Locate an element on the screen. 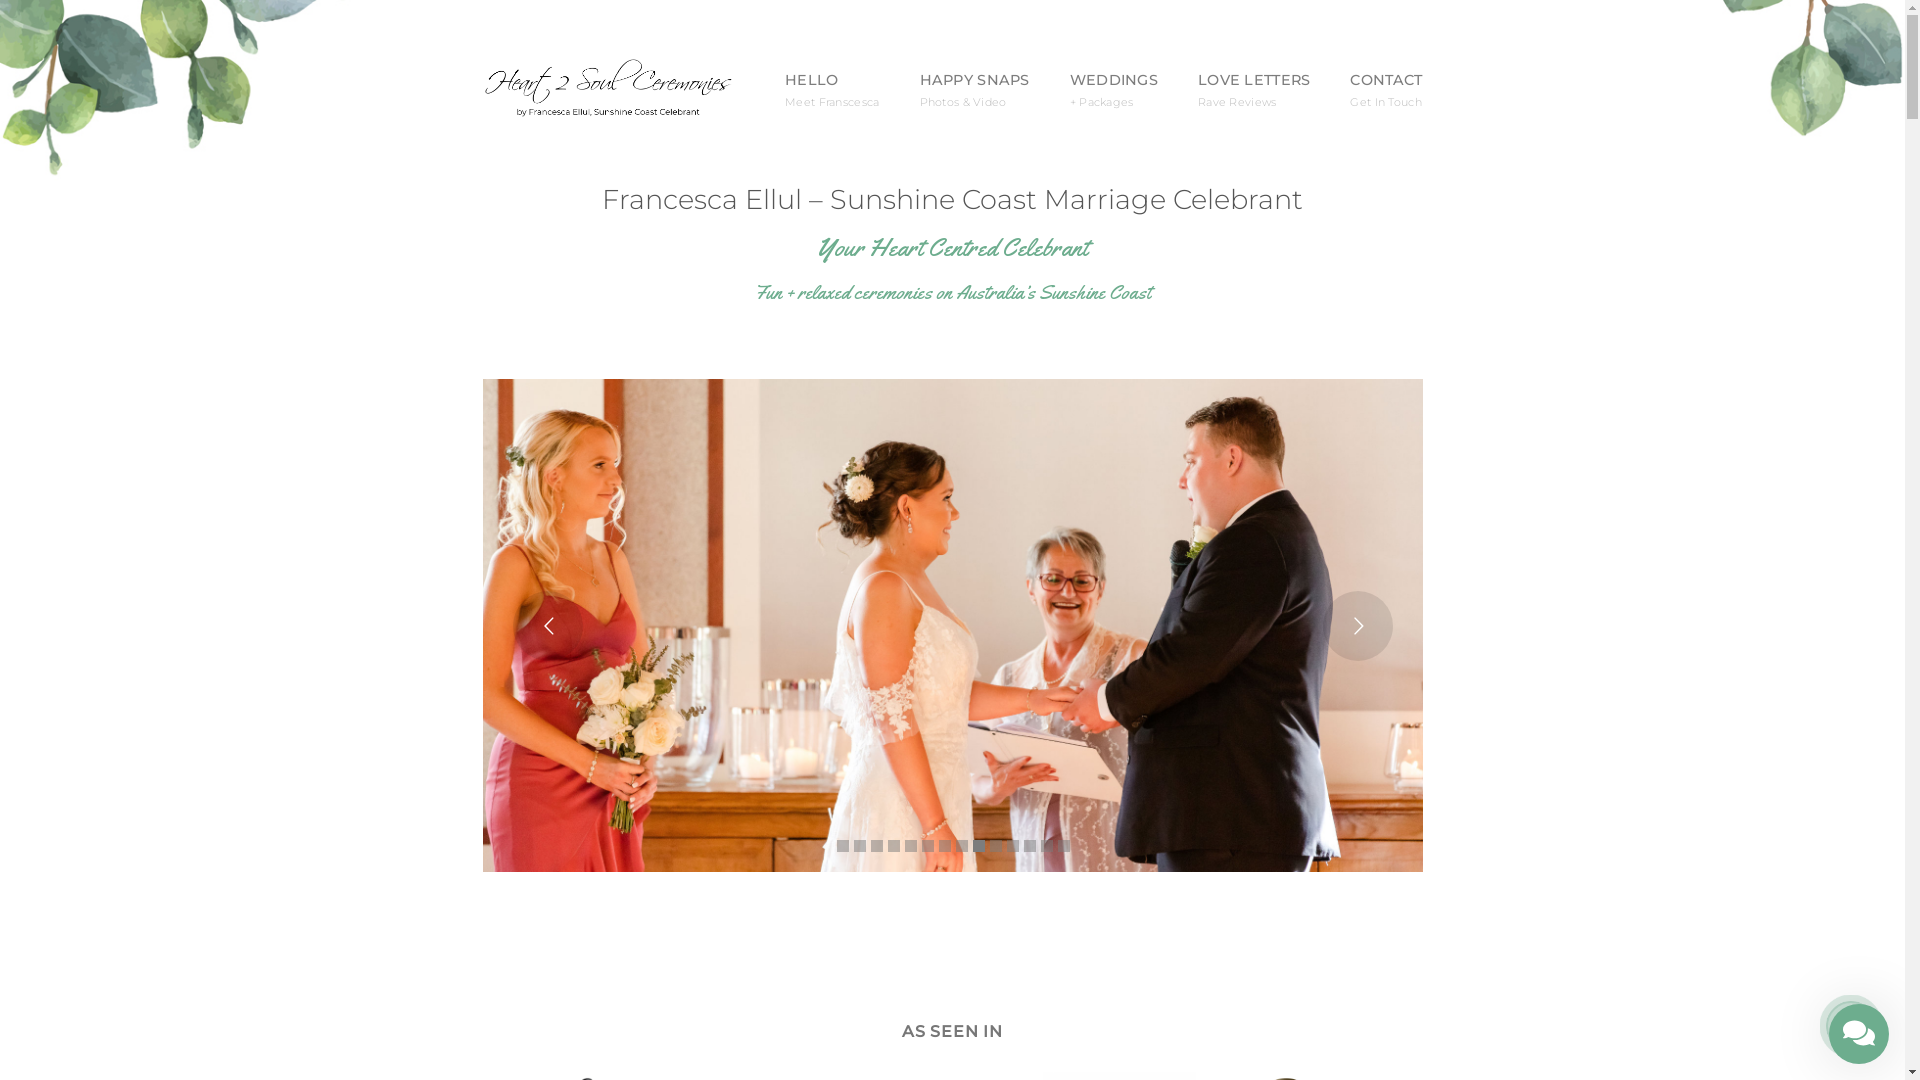 Image resolution: width=1920 pixels, height=1080 pixels. 'HELLO is located at coordinates (831, 91).